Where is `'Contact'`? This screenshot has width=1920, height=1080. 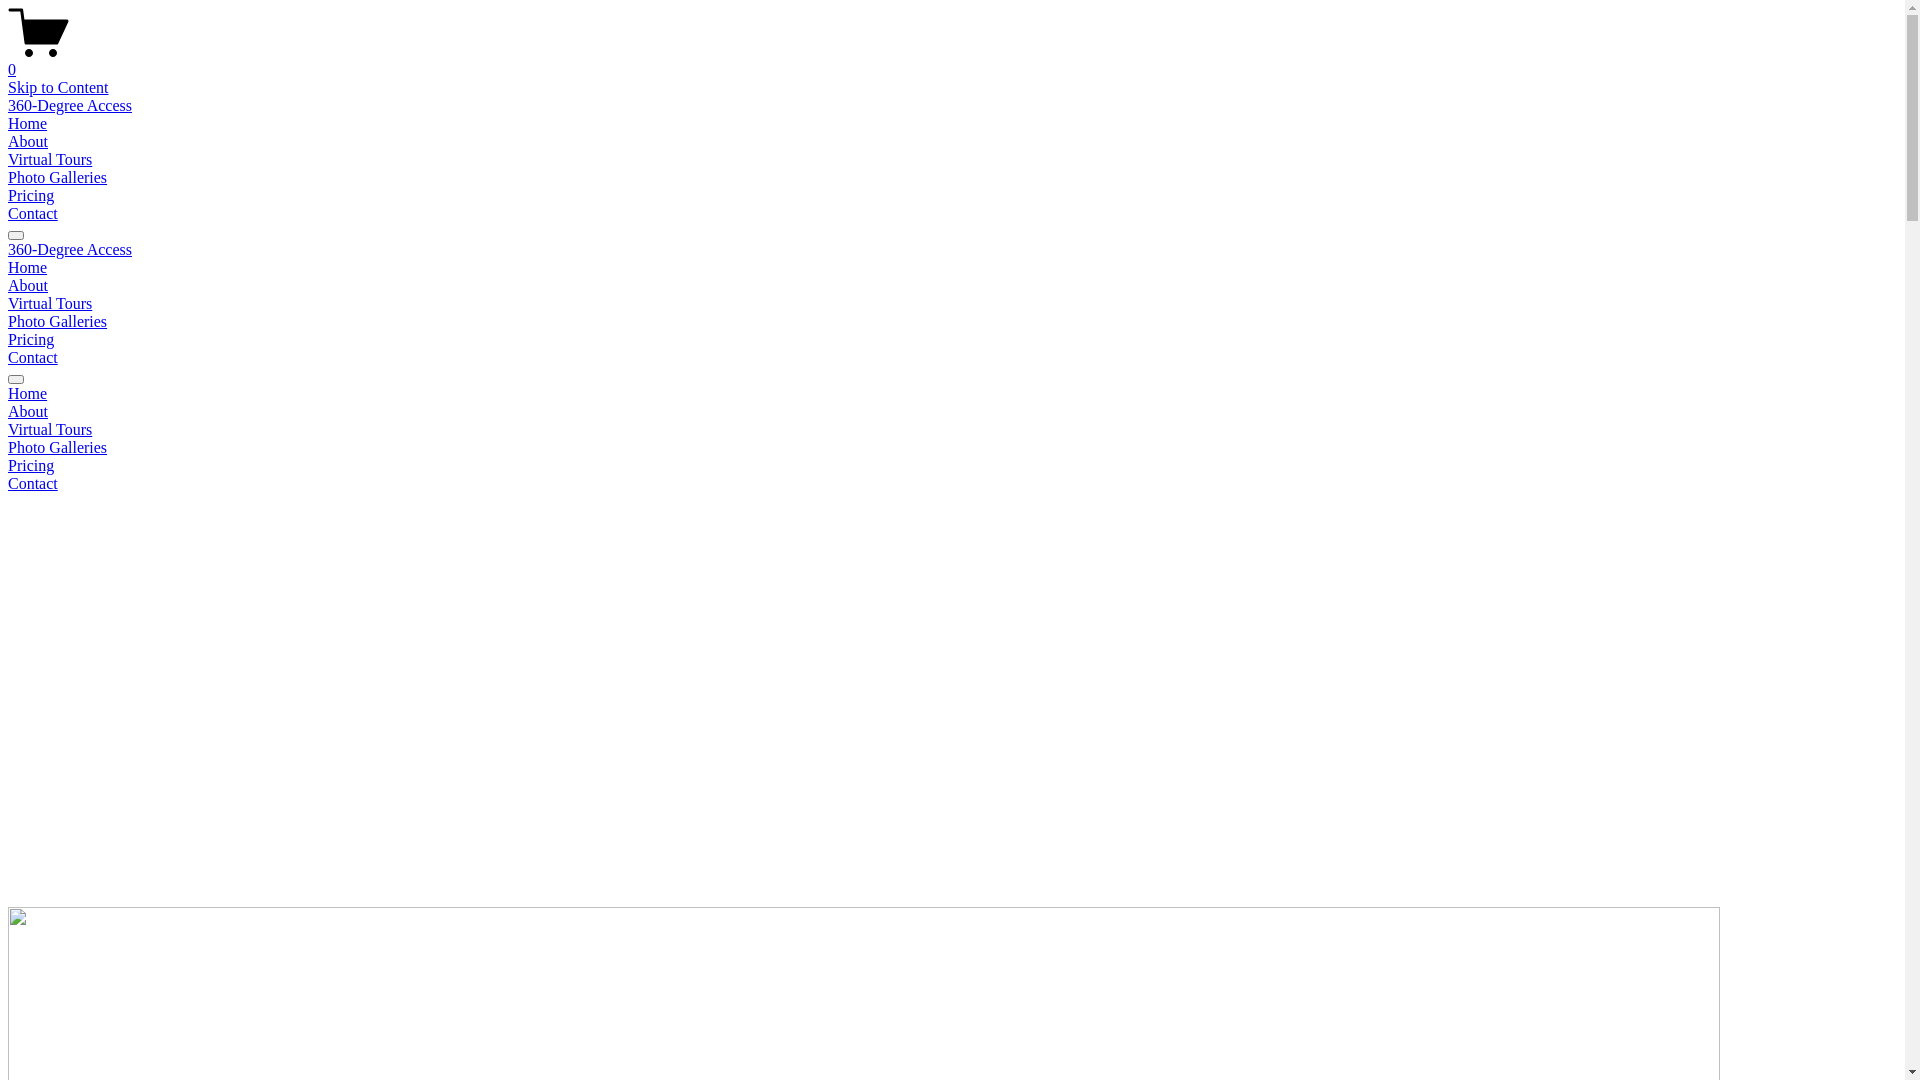
'Contact' is located at coordinates (33, 213).